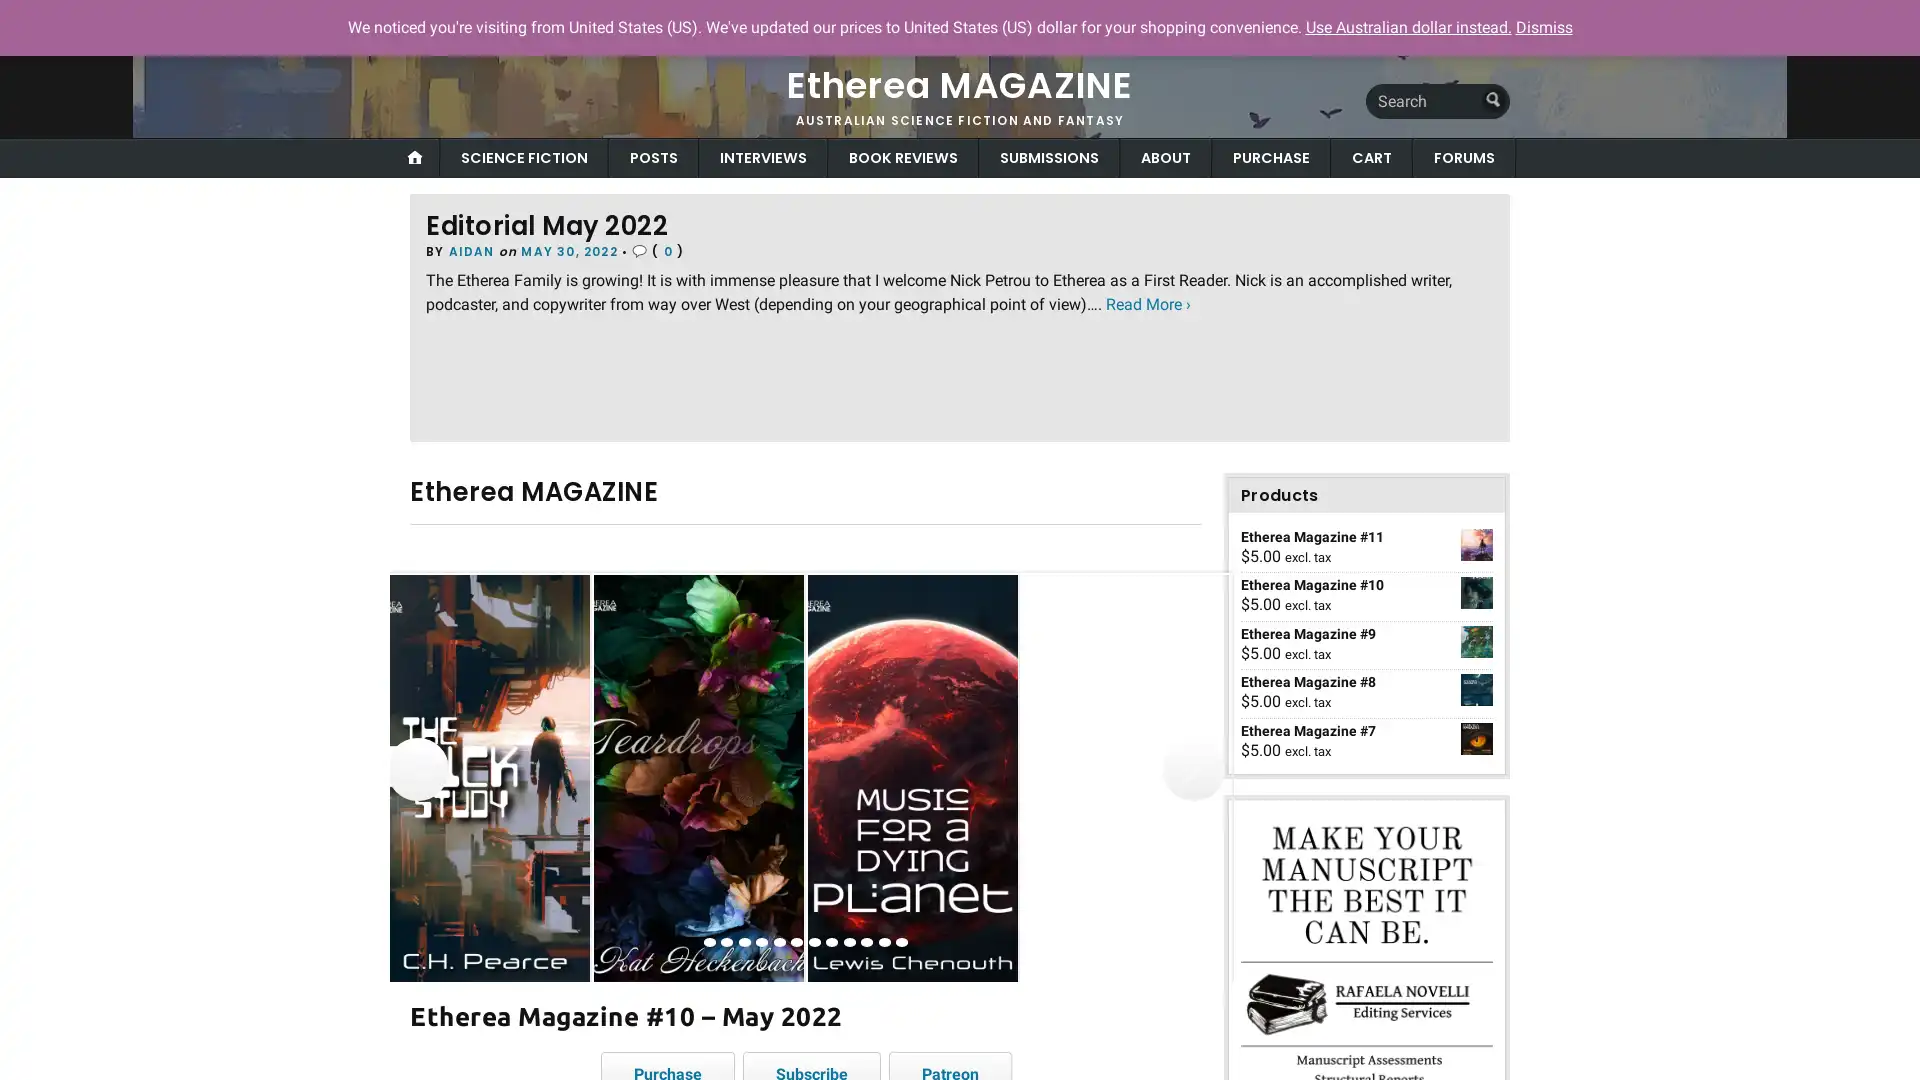 The image size is (1920, 1080). Describe the element at coordinates (1493, 100) in the screenshot. I see `Submit` at that location.